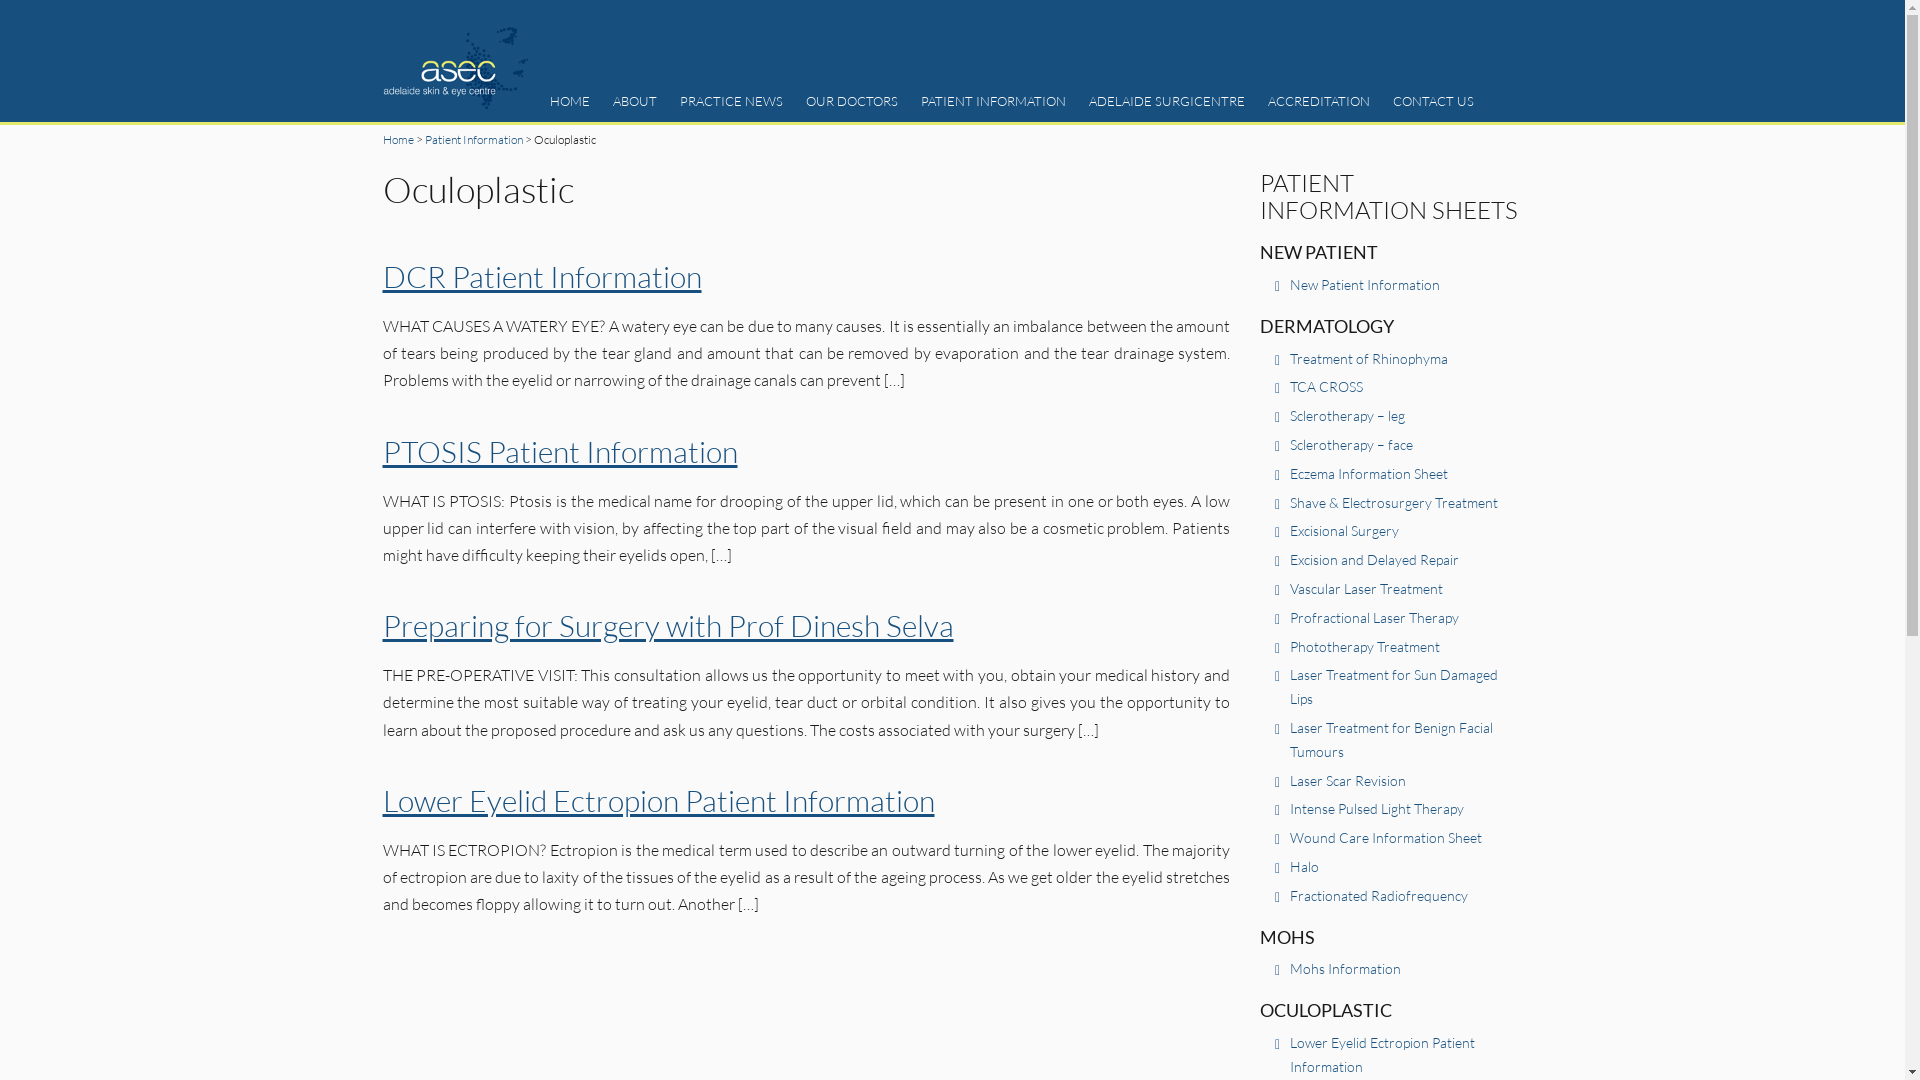 The width and height of the screenshot is (1920, 1080). I want to click on 'ADELAIDE SURGICENTRE', so click(1078, 100).